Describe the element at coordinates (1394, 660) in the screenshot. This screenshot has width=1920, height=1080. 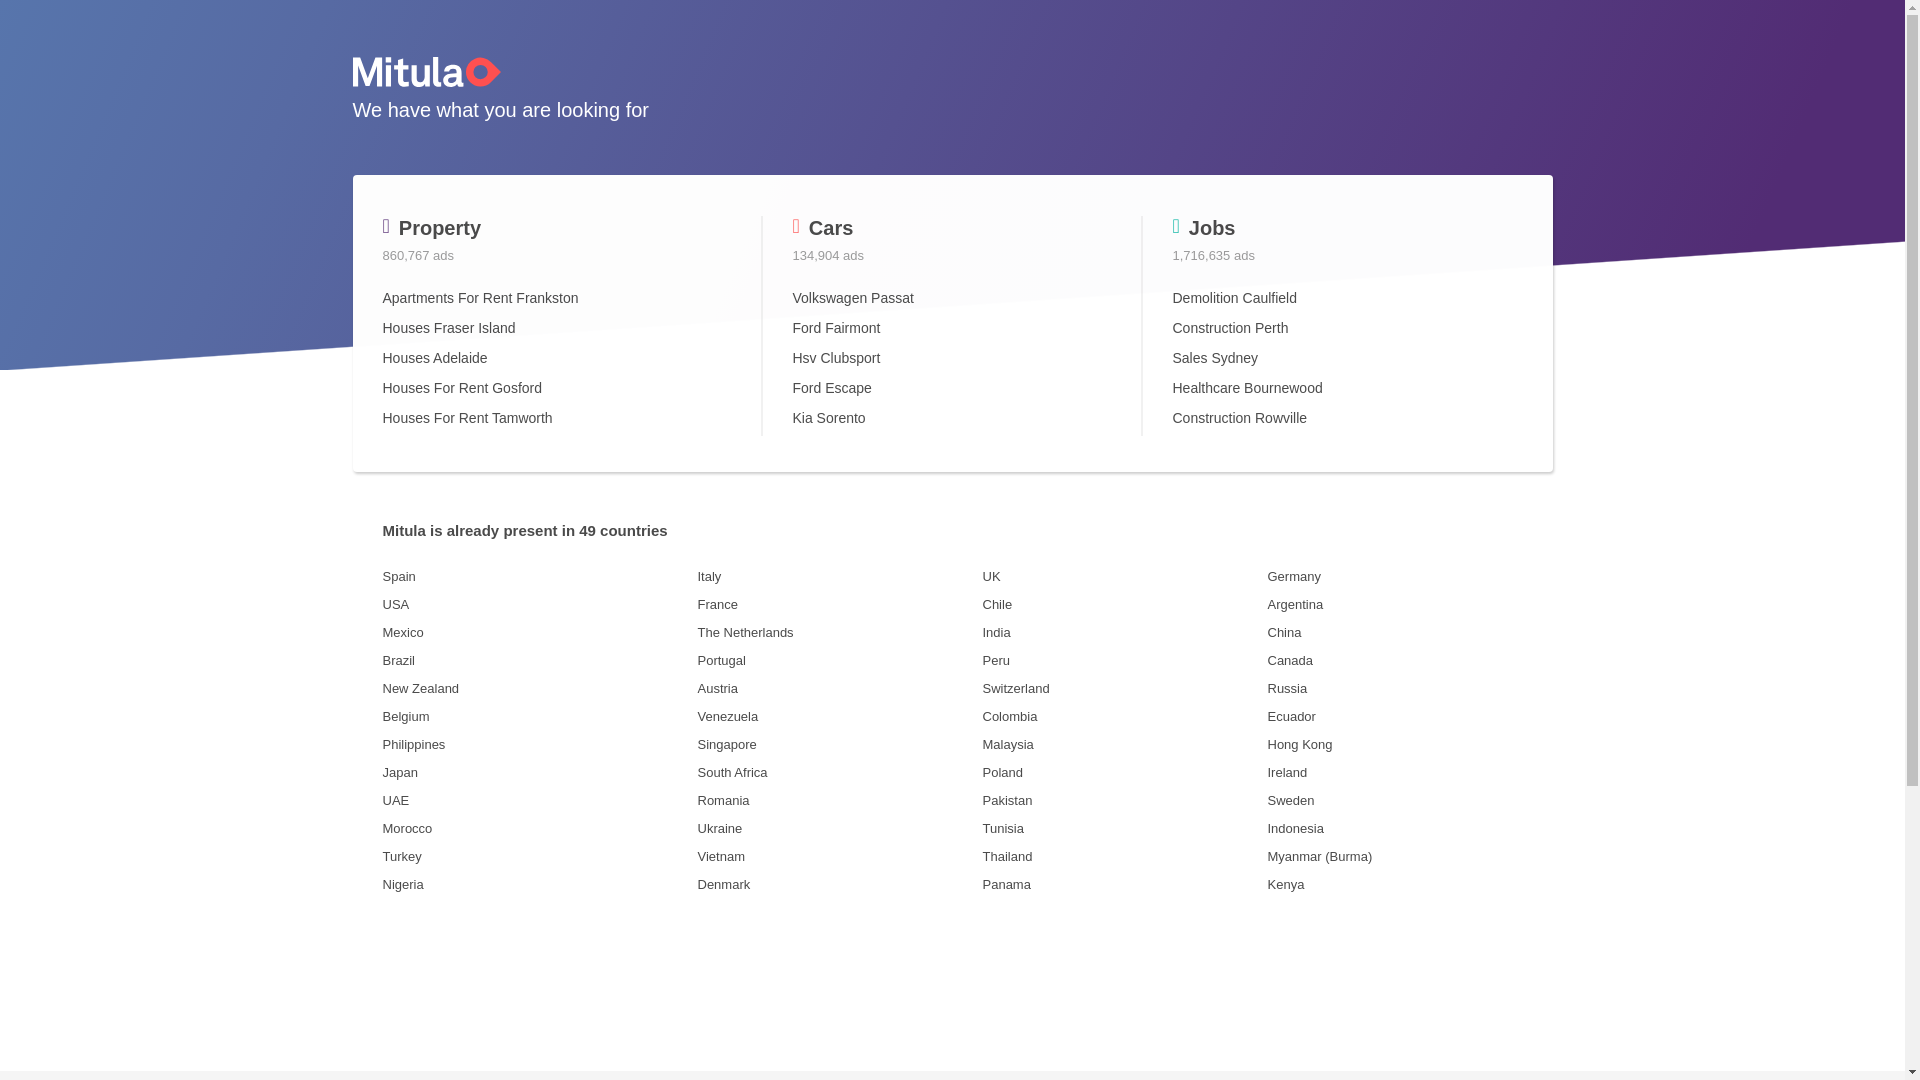
I see `'Canada'` at that location.